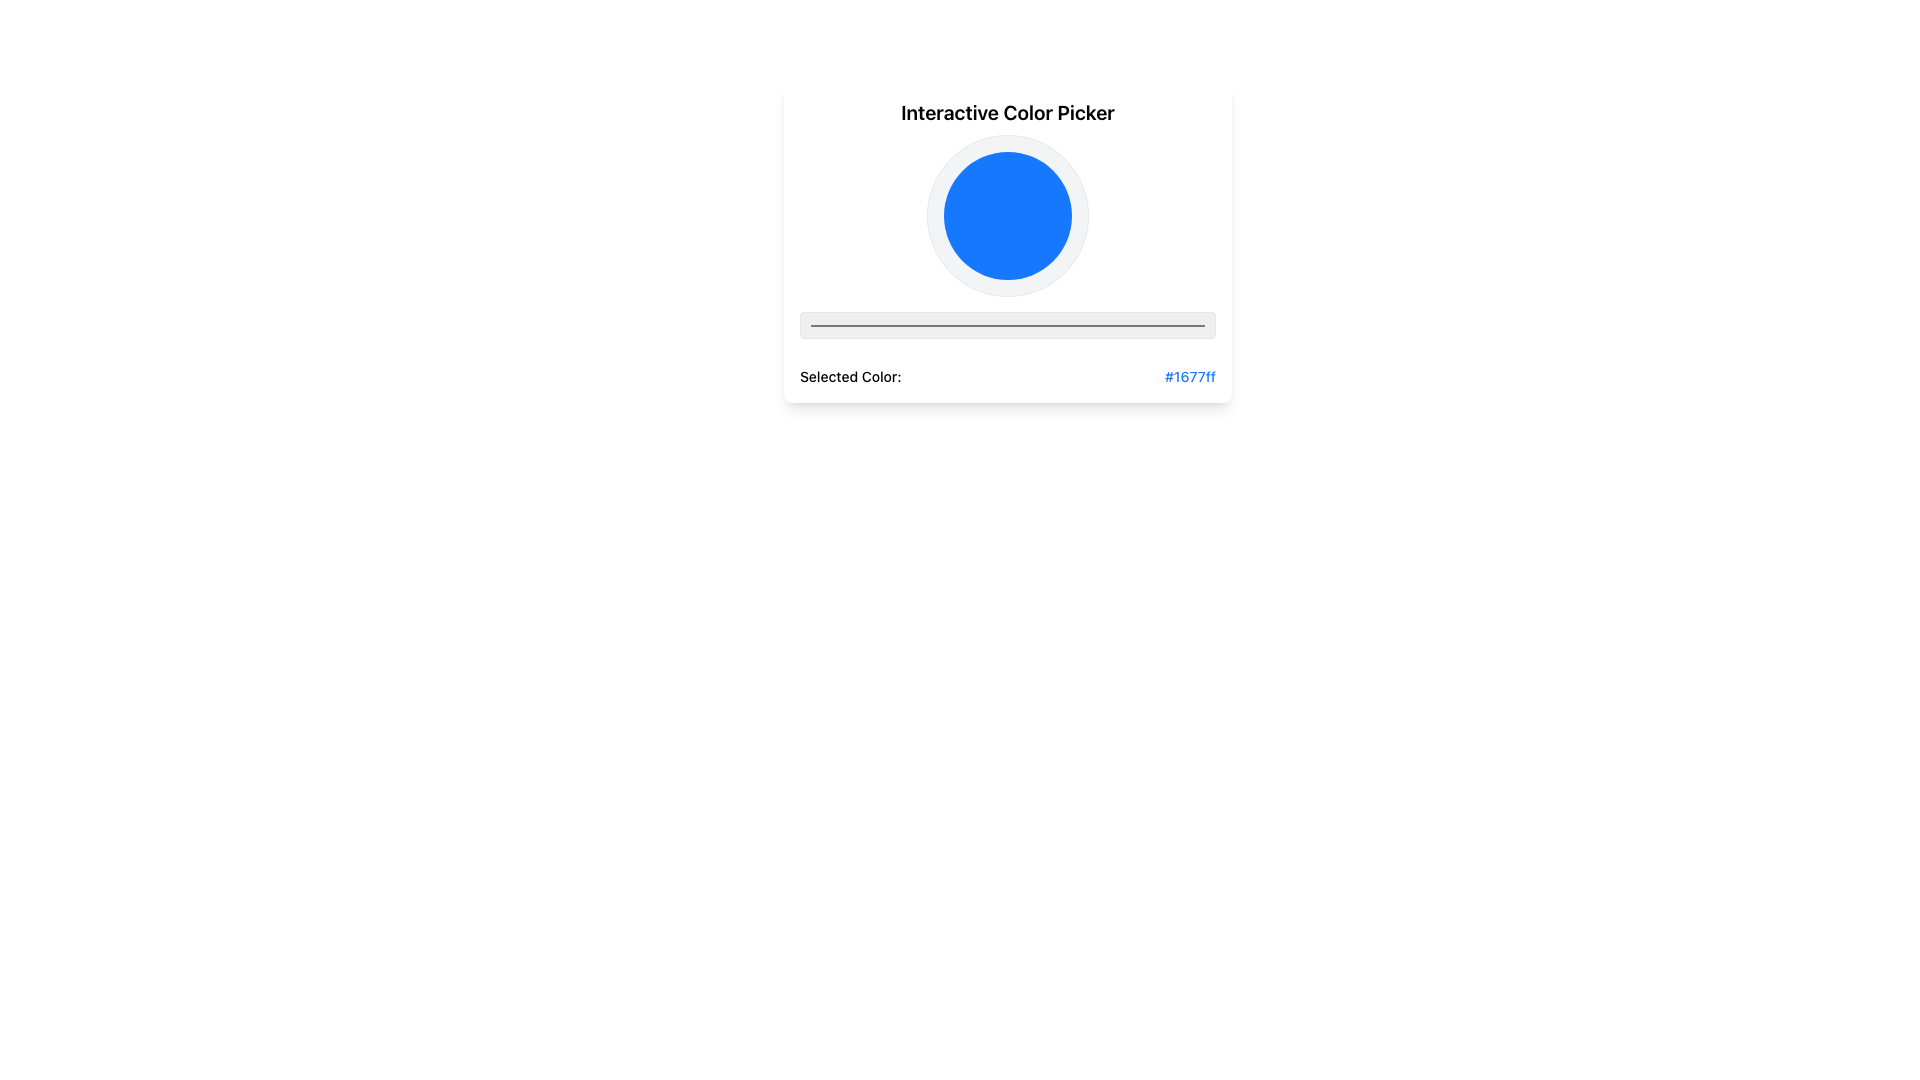 Image resolution: width=1920 pixels, height=1080 pixels. What do you see at coordinates (1190, 377) in the screenshot?
I see `the static text element that displays the currently selected color's hexadecimal code, located to the right of the 'Selected Color:' label` at bounding box center [1190, 377].